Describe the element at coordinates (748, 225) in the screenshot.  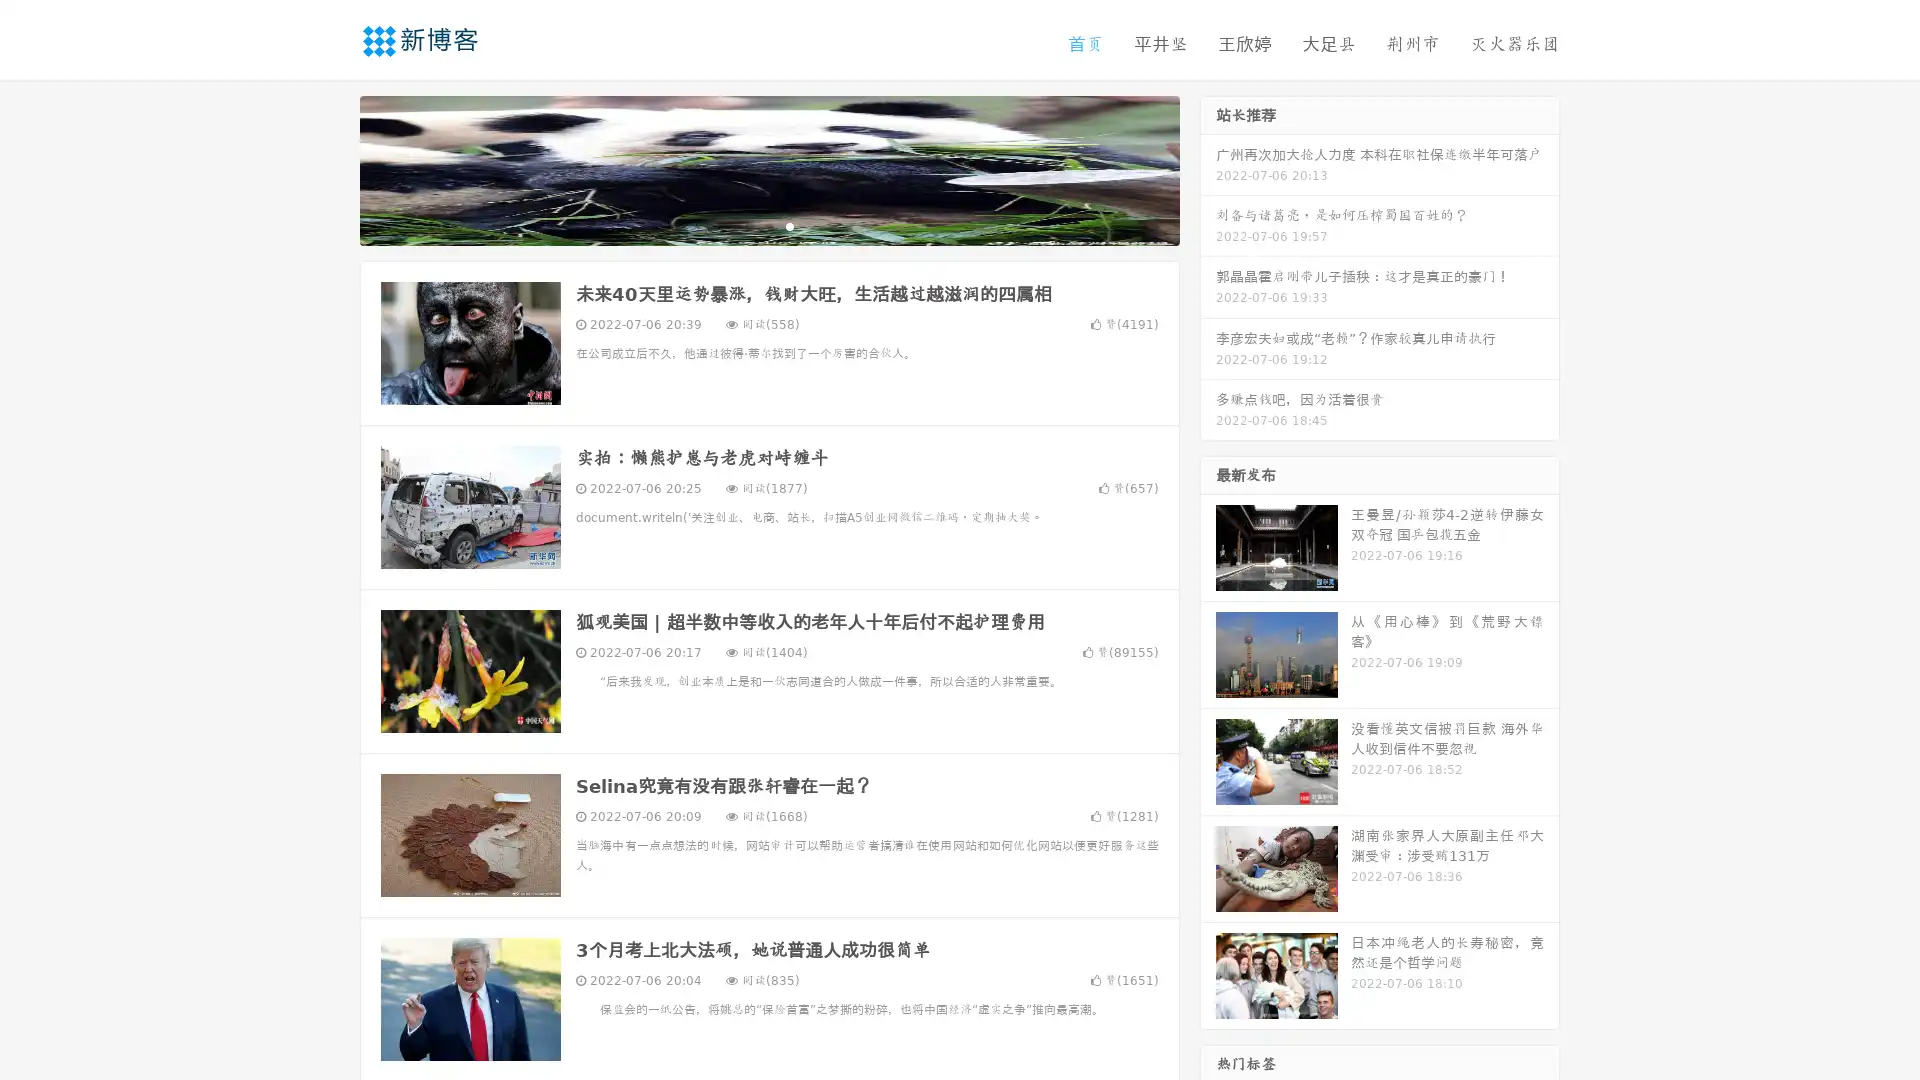
I see `Go to slide 1` at that location.